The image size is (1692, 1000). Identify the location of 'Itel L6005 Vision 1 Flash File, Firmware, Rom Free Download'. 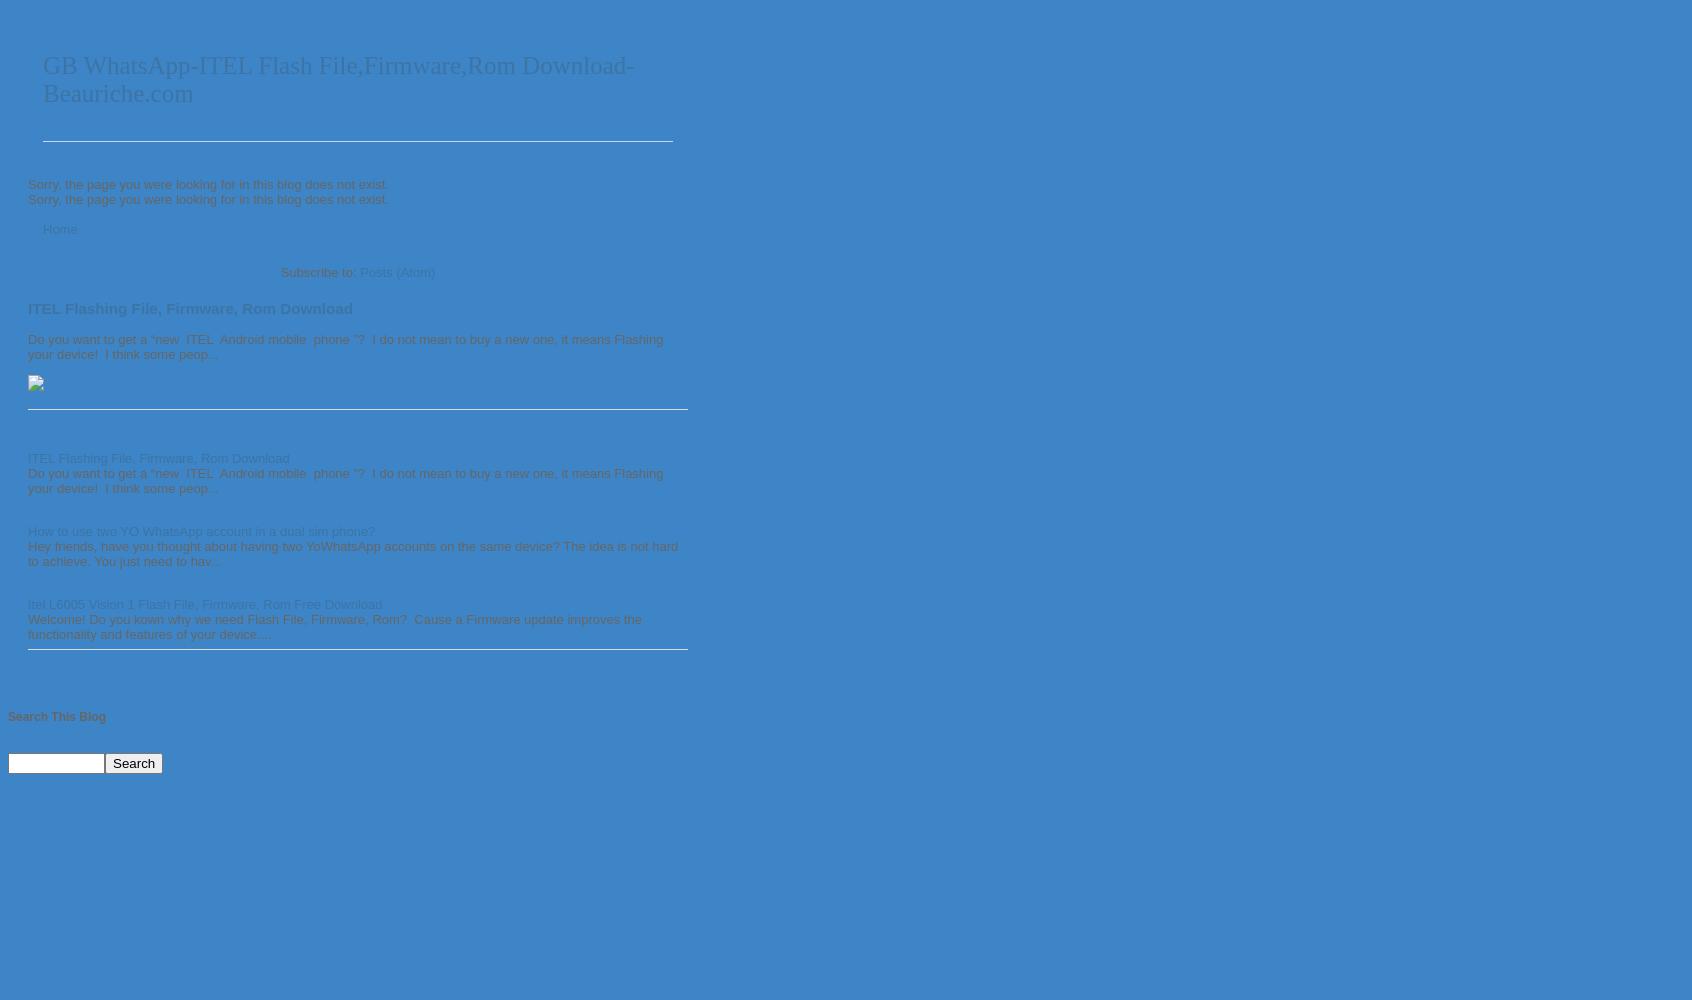
(204, 603).